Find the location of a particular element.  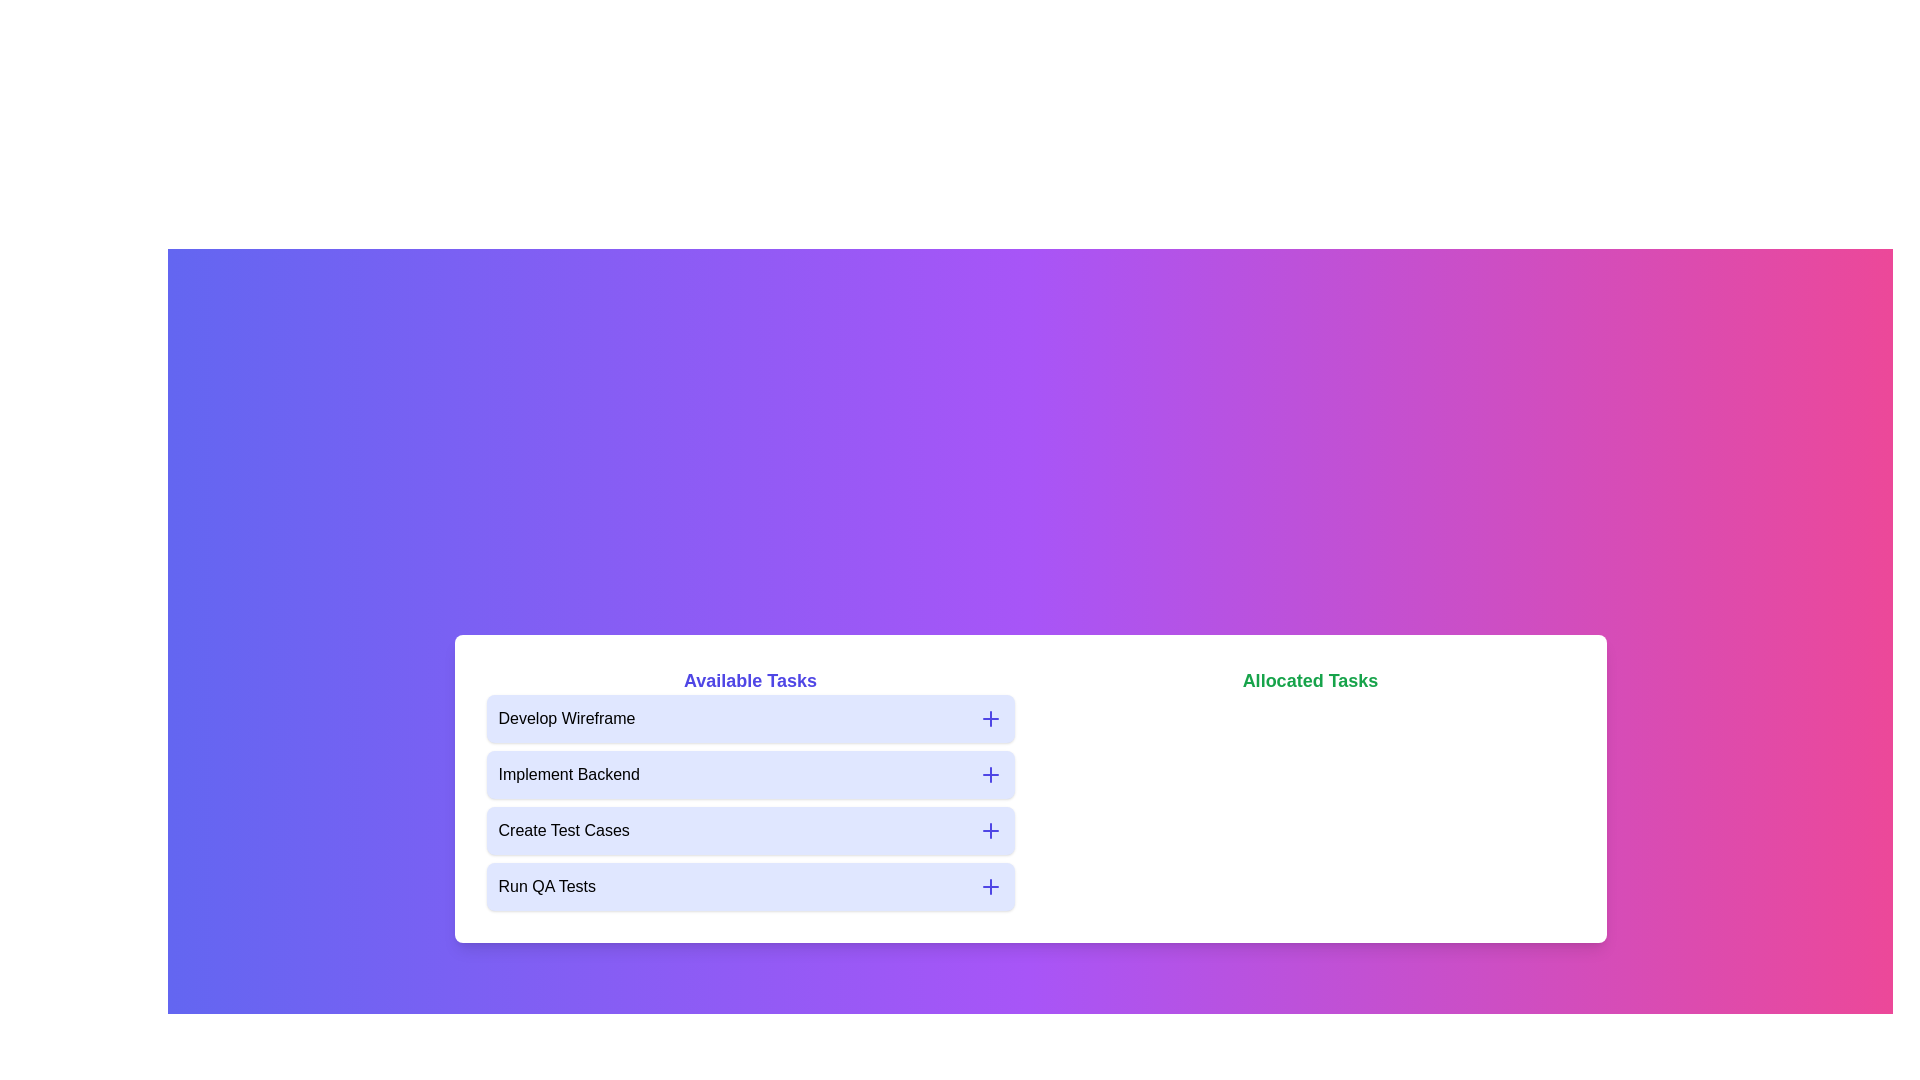

'+' icon next to the task 'Run QA Tests' in the 'Available Tasks' list to allocate it is located at coordinates (990, 886).